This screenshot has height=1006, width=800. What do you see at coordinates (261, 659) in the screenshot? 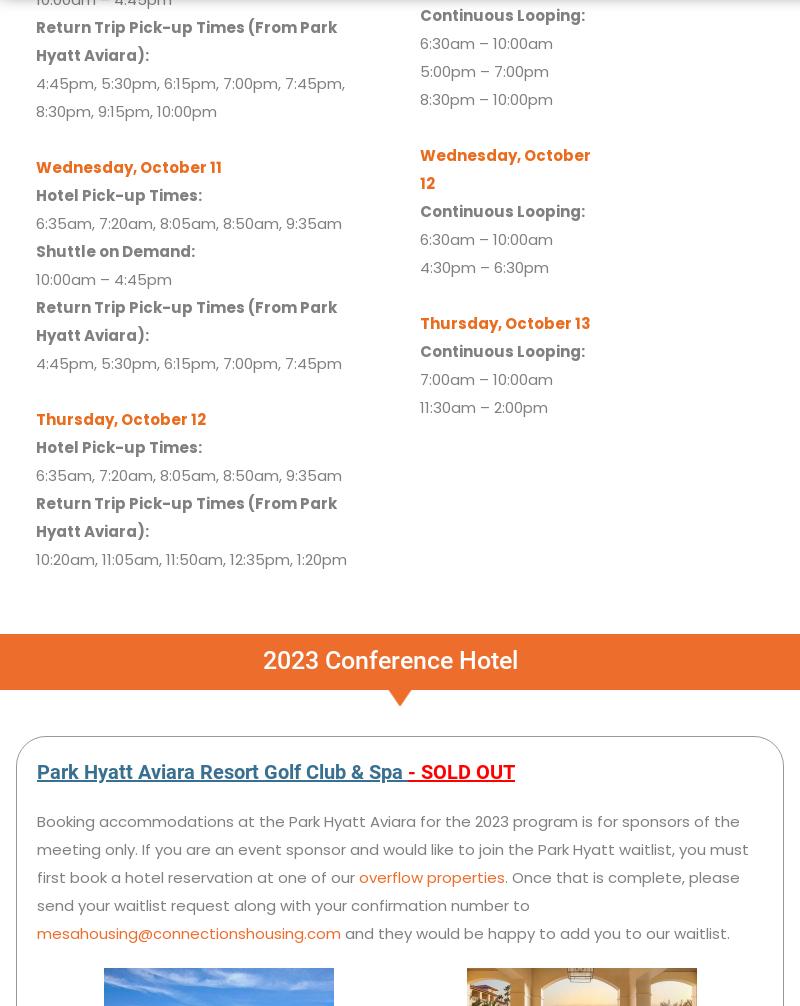
I see `'2023 Conference Hotel'` at bounding box center [261, 659].